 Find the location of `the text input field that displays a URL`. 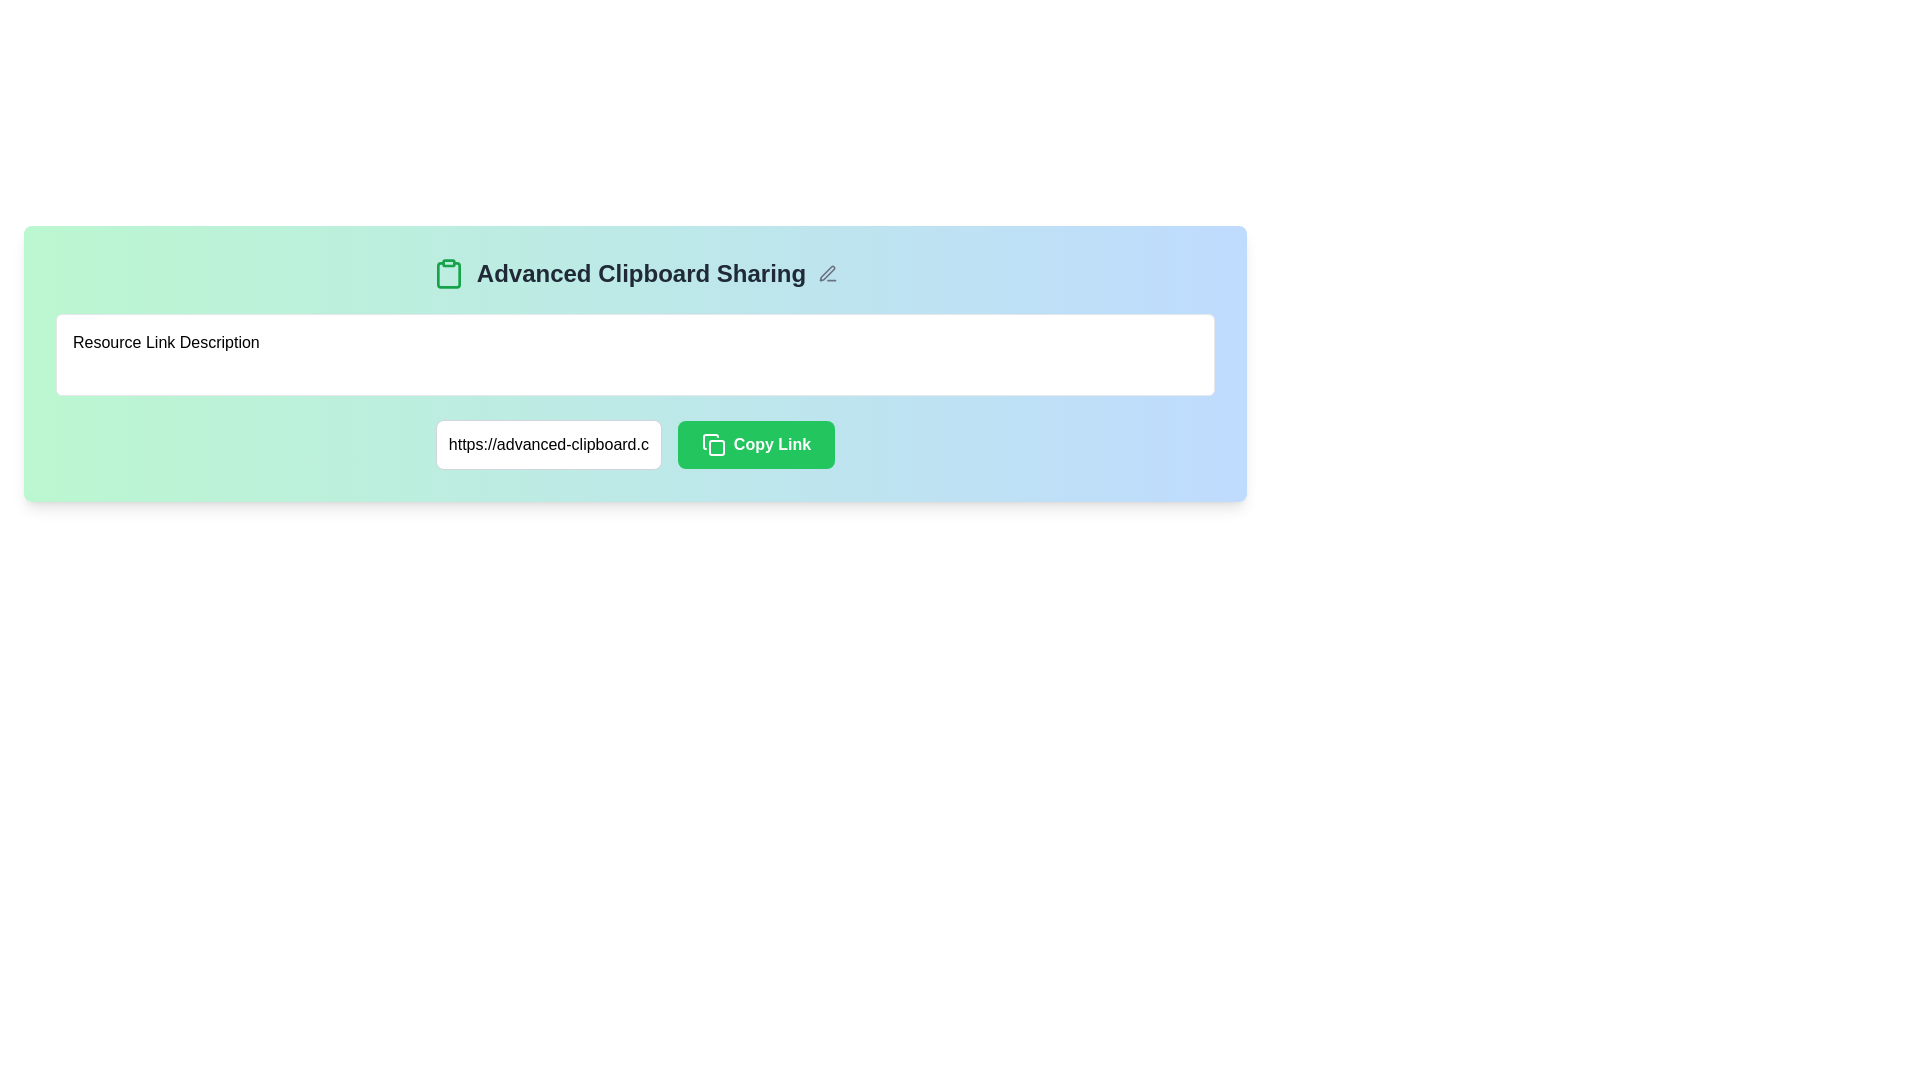

the text input field that displays a URL is located at coordinates (548, 443).